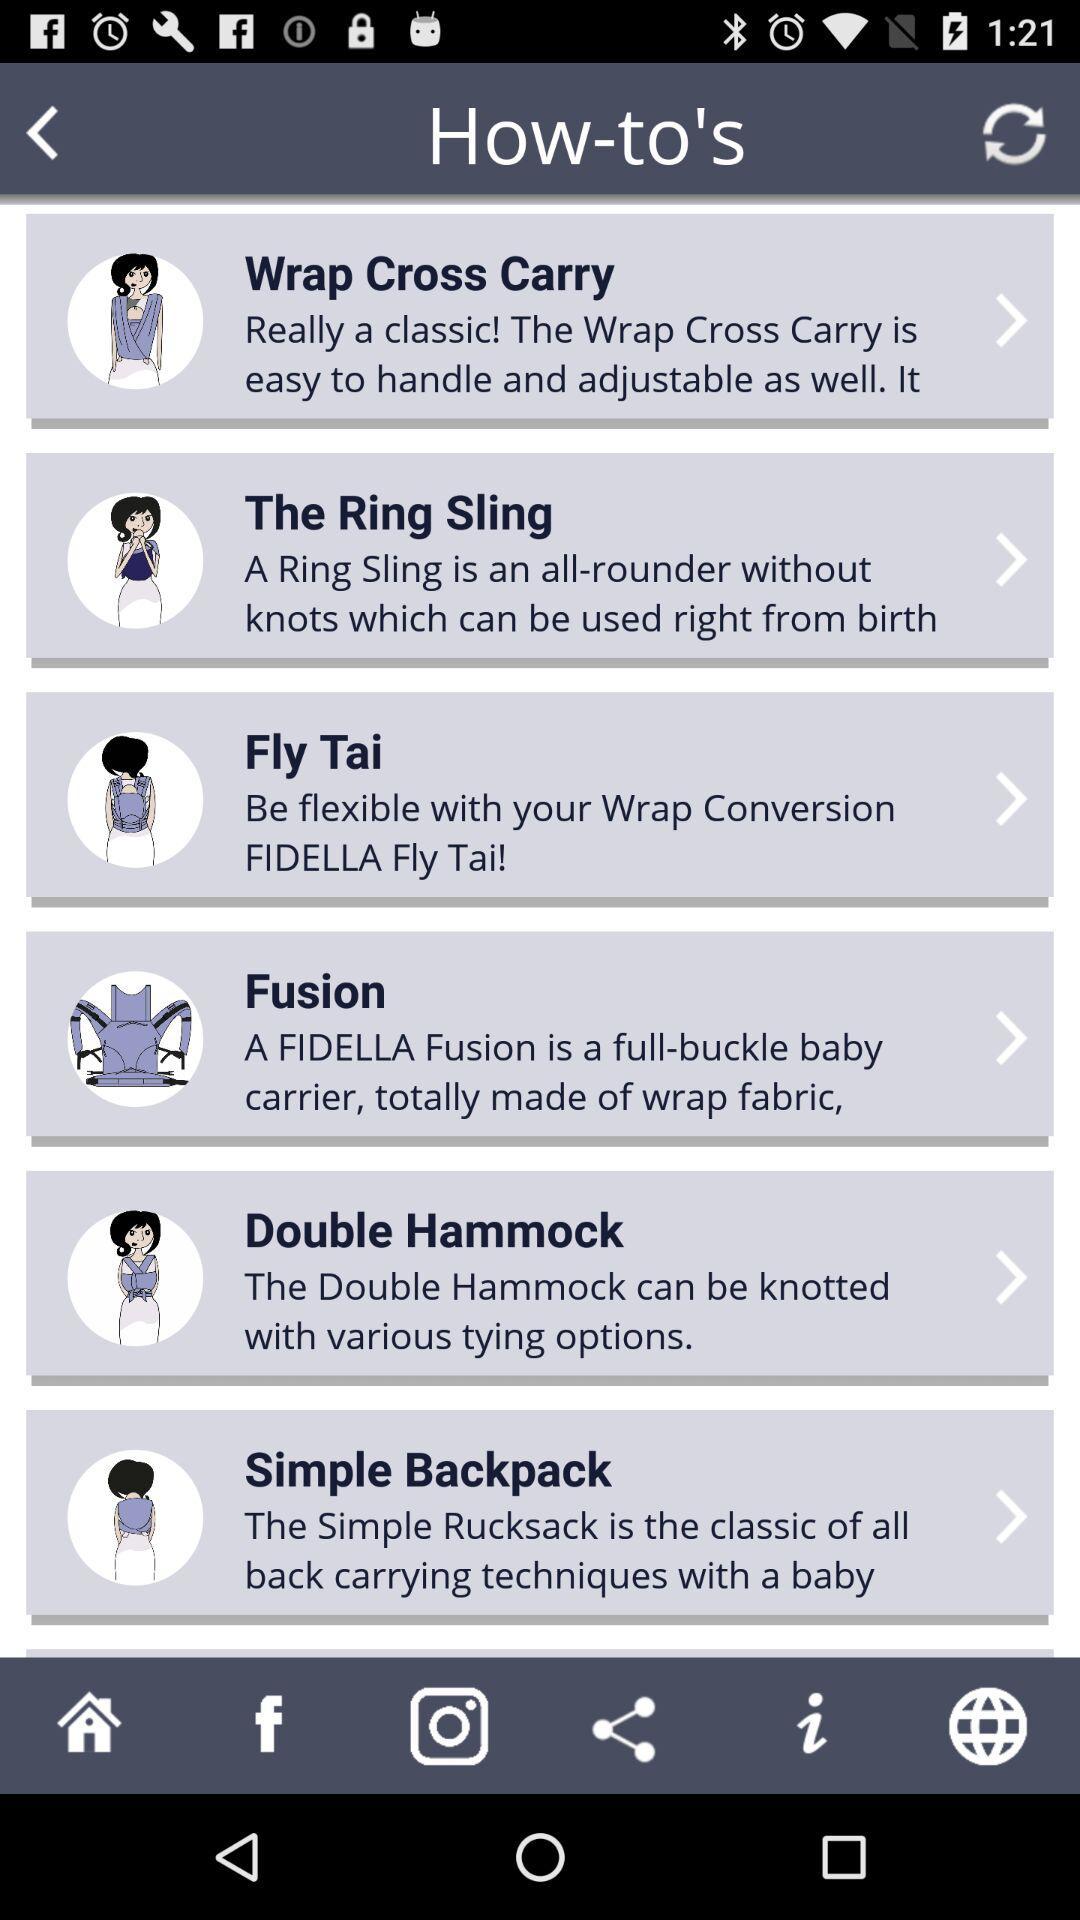 The width and height of the screenshot is (1080, 1920). Describe the element at coordinates (450, 1724) in the screenshot. I see `instagram` at that location.